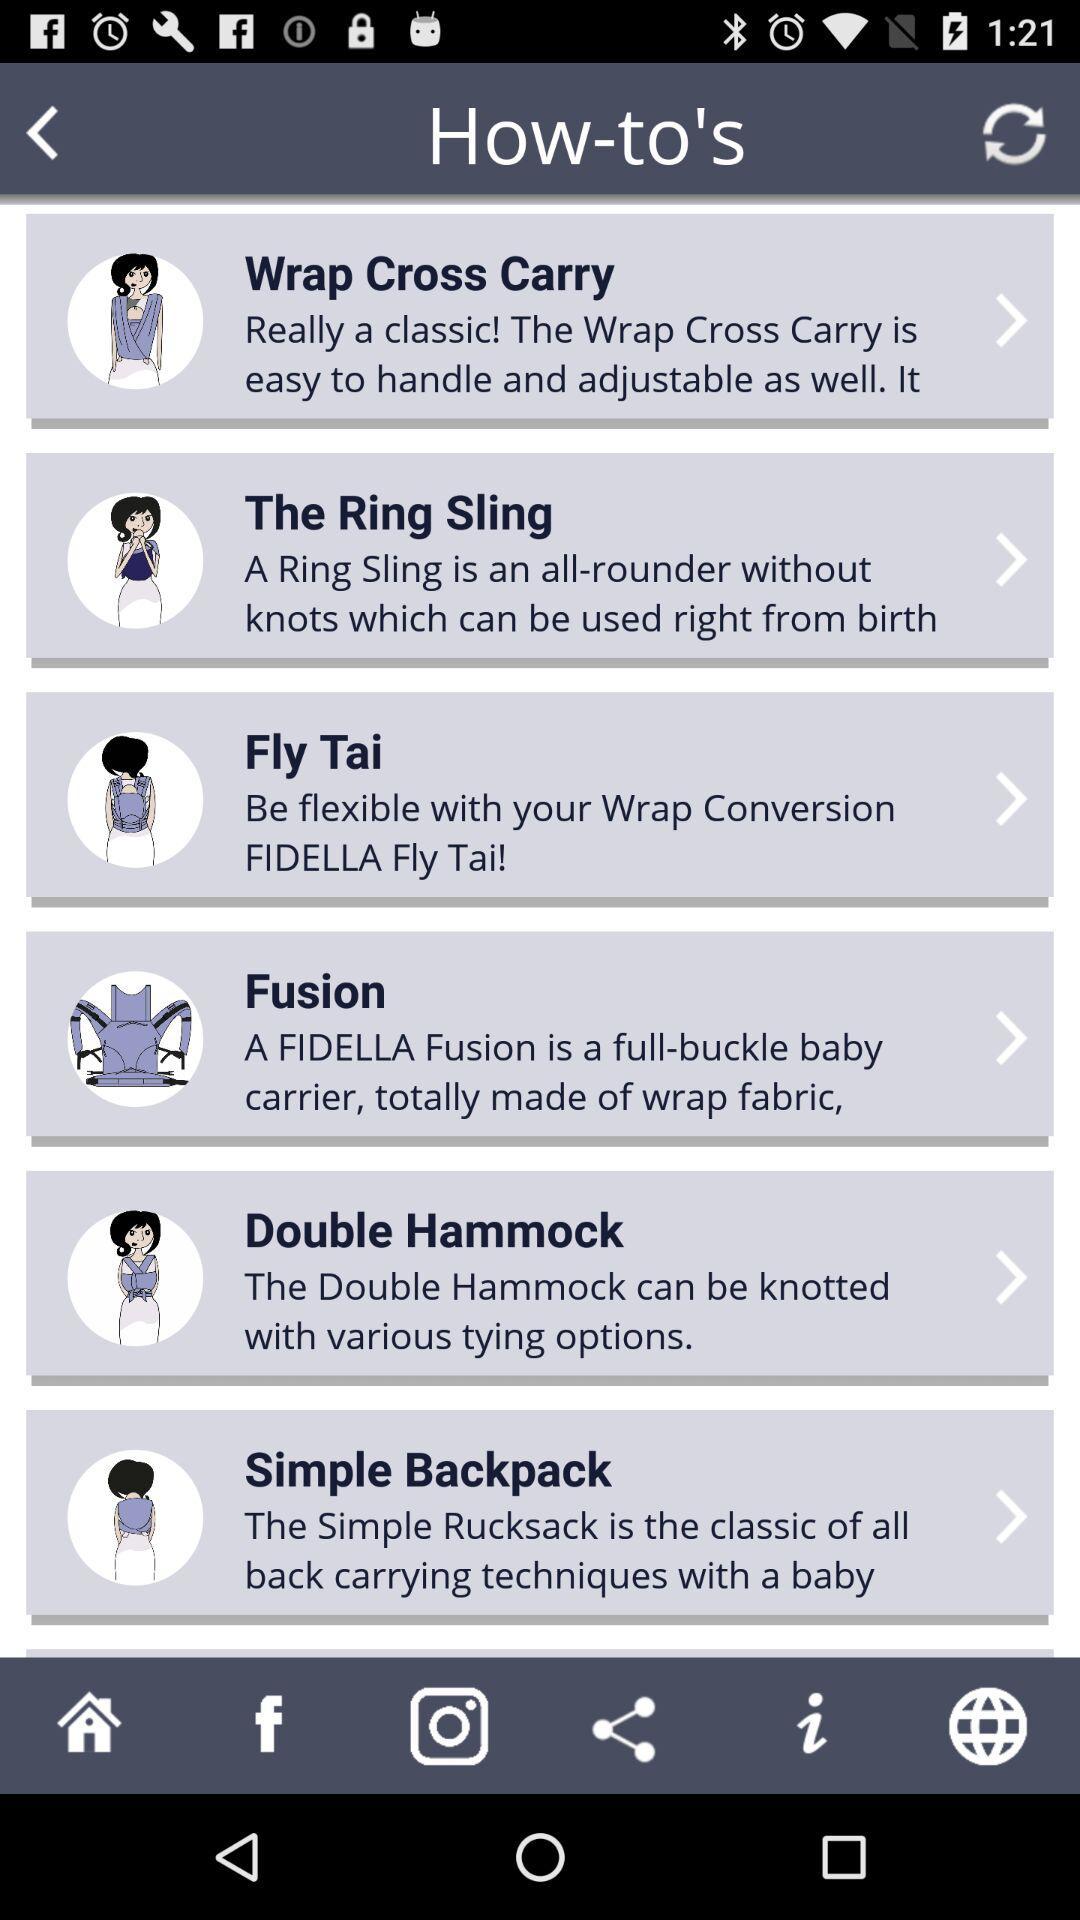 The width and height of the screenshot is (1080, 1920). Describe the element at coordinates (450, 1724) in the screenshot. I see `instagram` at that location.